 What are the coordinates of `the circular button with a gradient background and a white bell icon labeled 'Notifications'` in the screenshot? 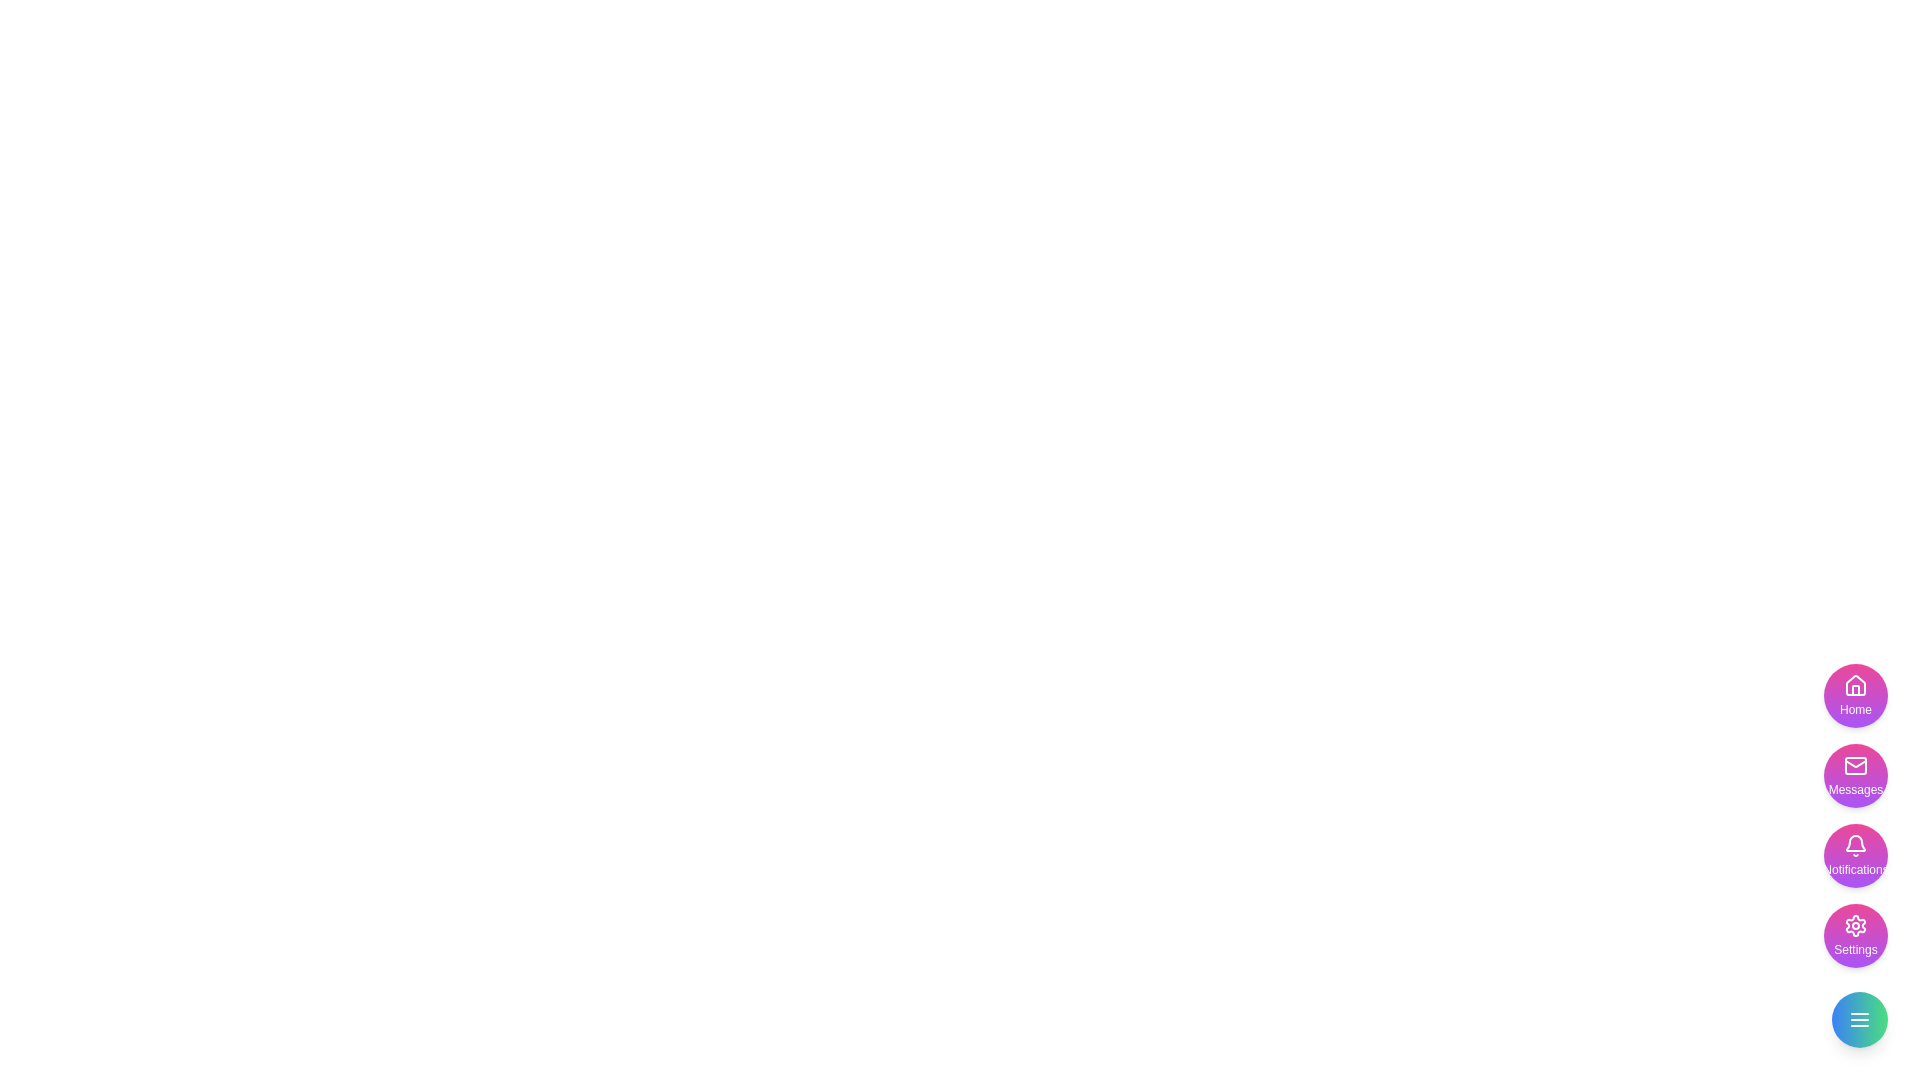 It's located at (1855, 855).